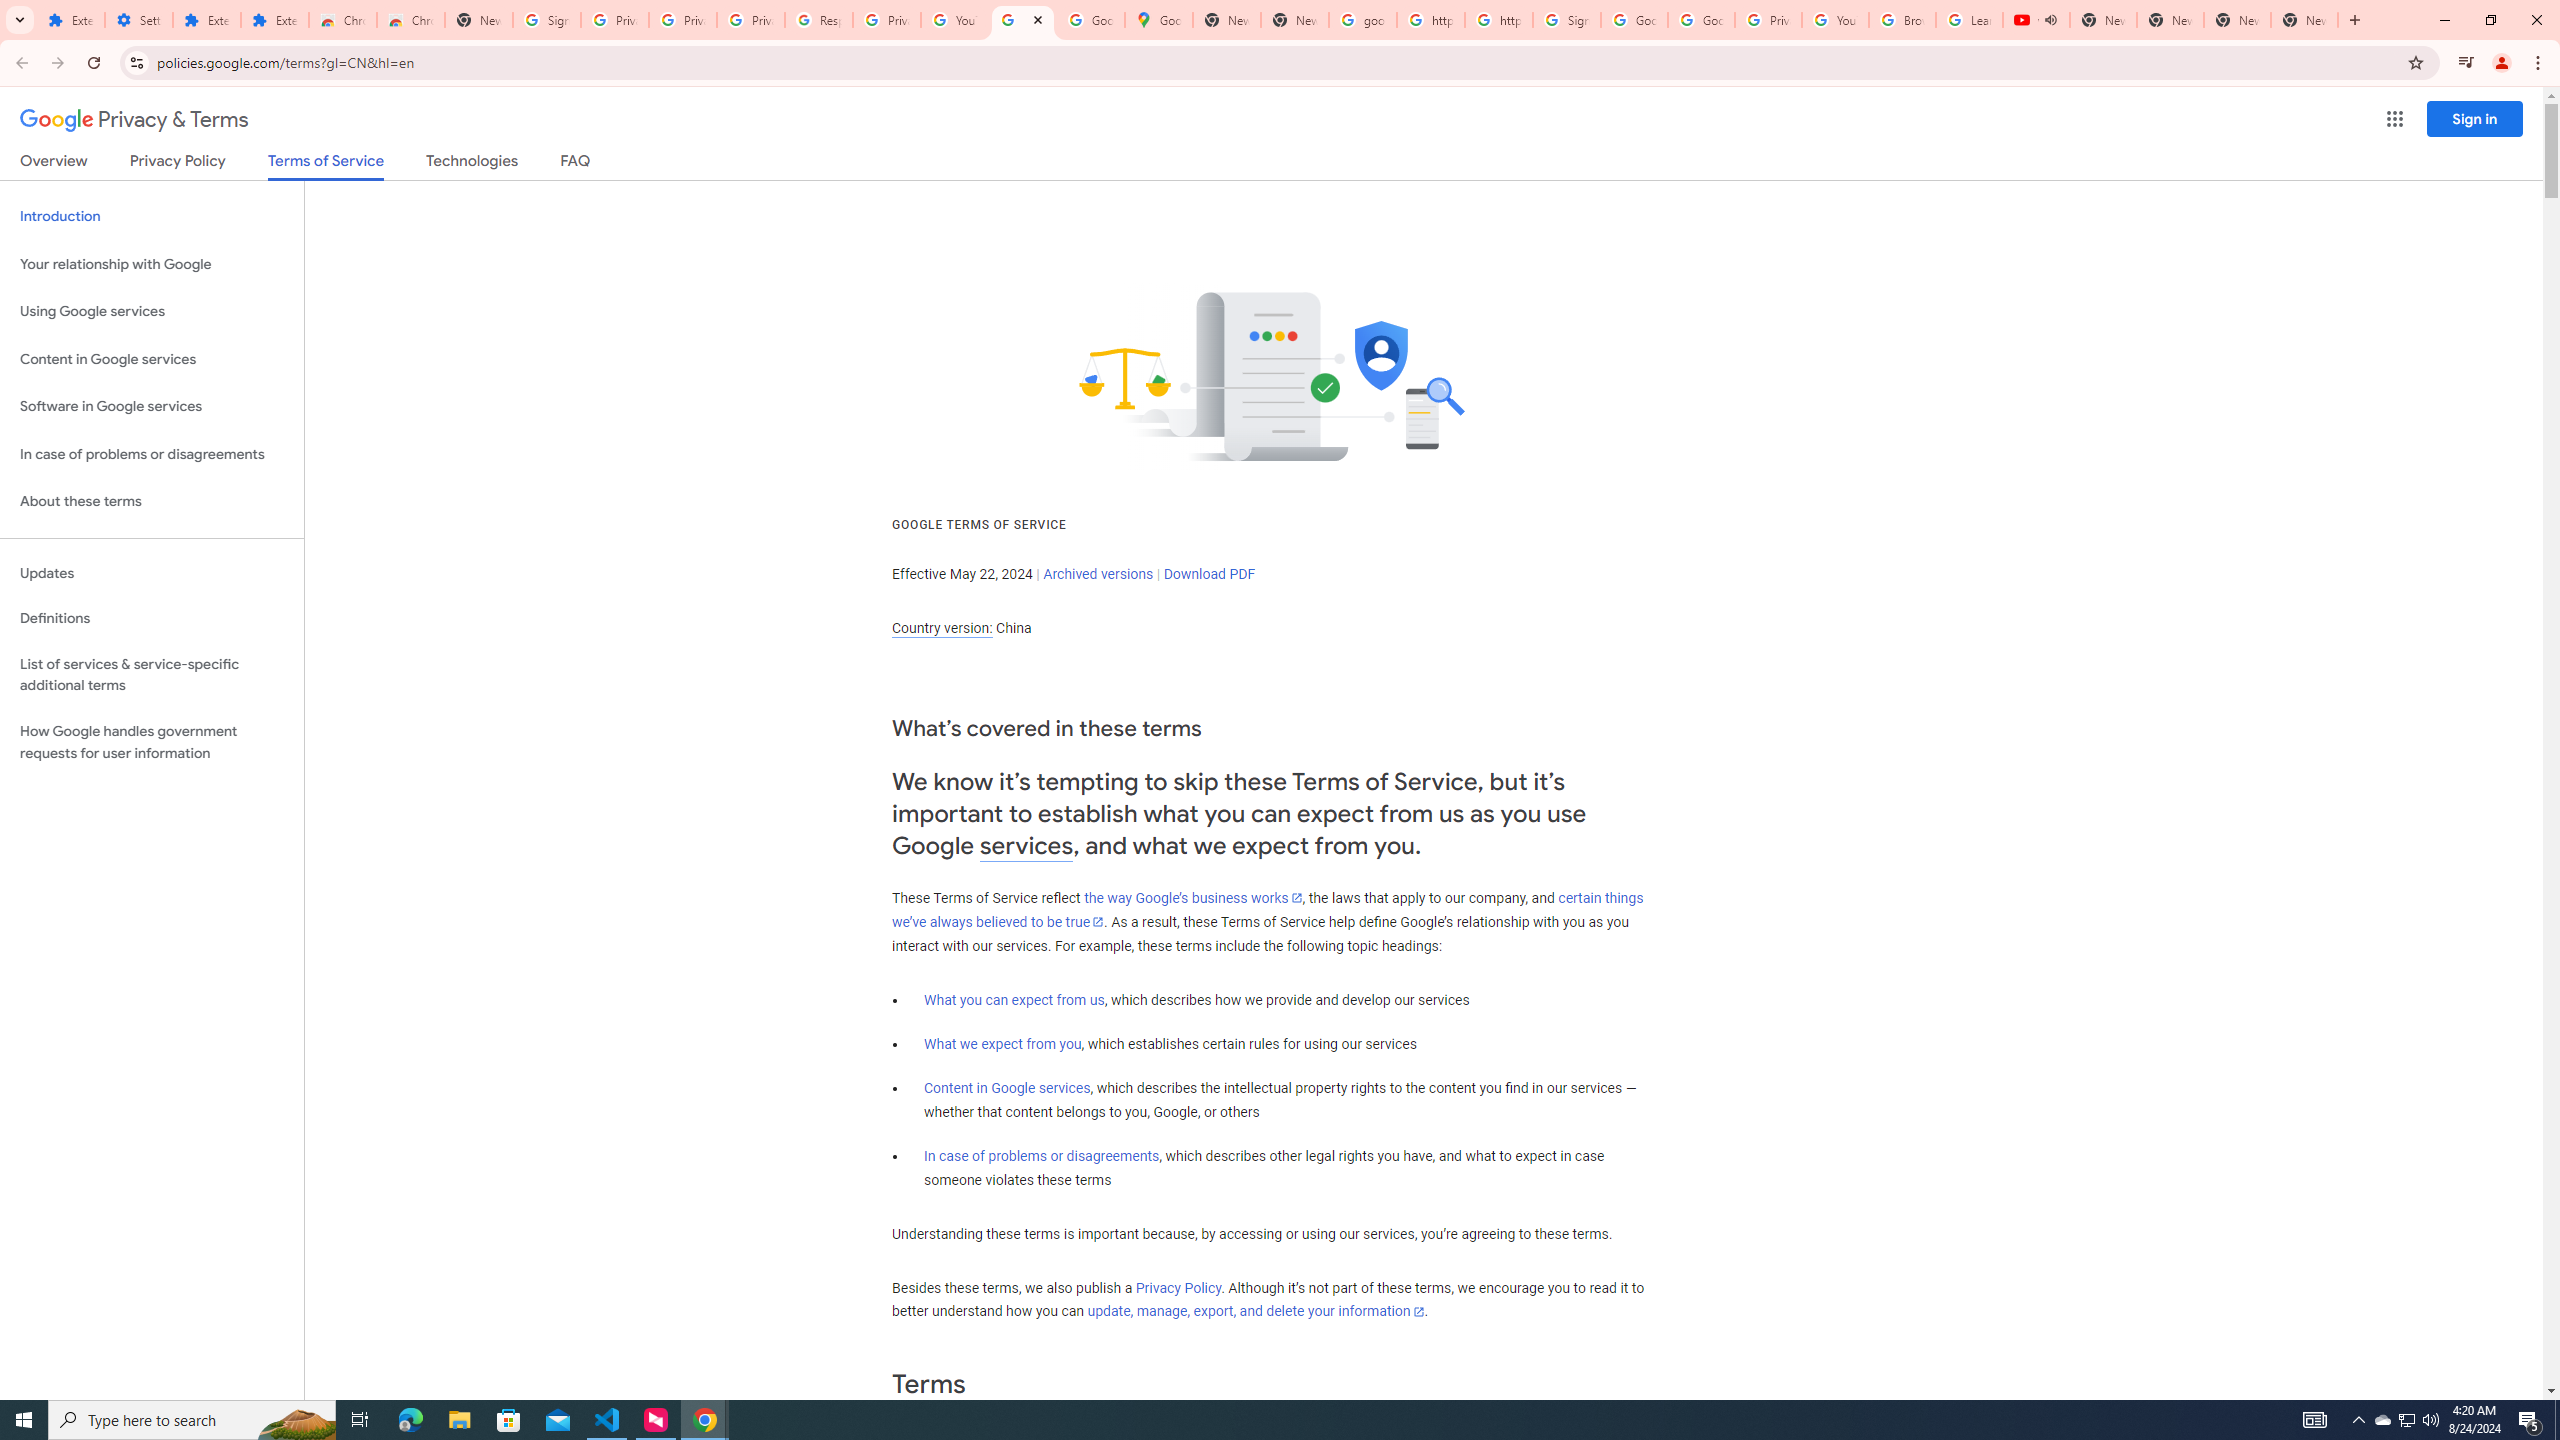 The height and width of the screenshot is (1440, 2560). Describe the element at coordinates (2304, 19) in the screenshot. I see `'New Tab'` at that location.